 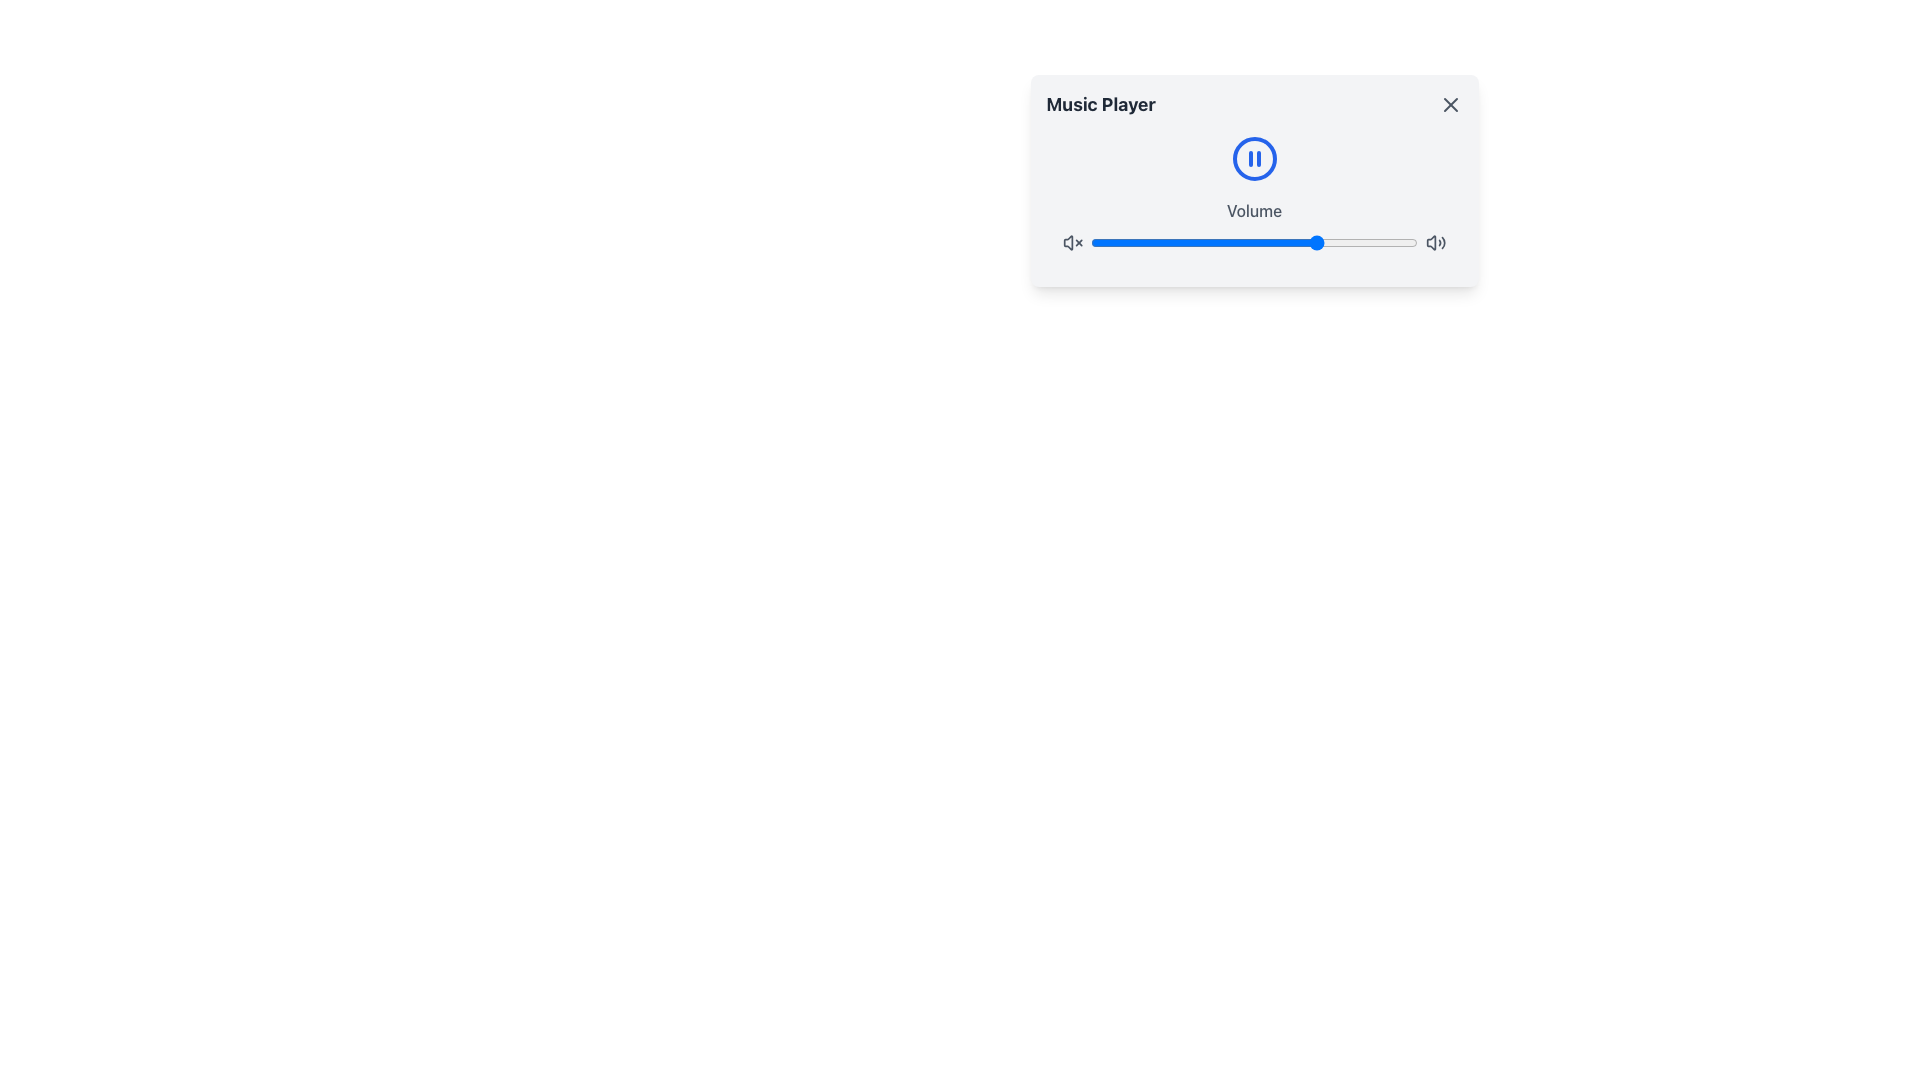 What do you see at coordinates (1217, 242) in the screenshot?
I see `the volume` at bounding box center [1217, 242].